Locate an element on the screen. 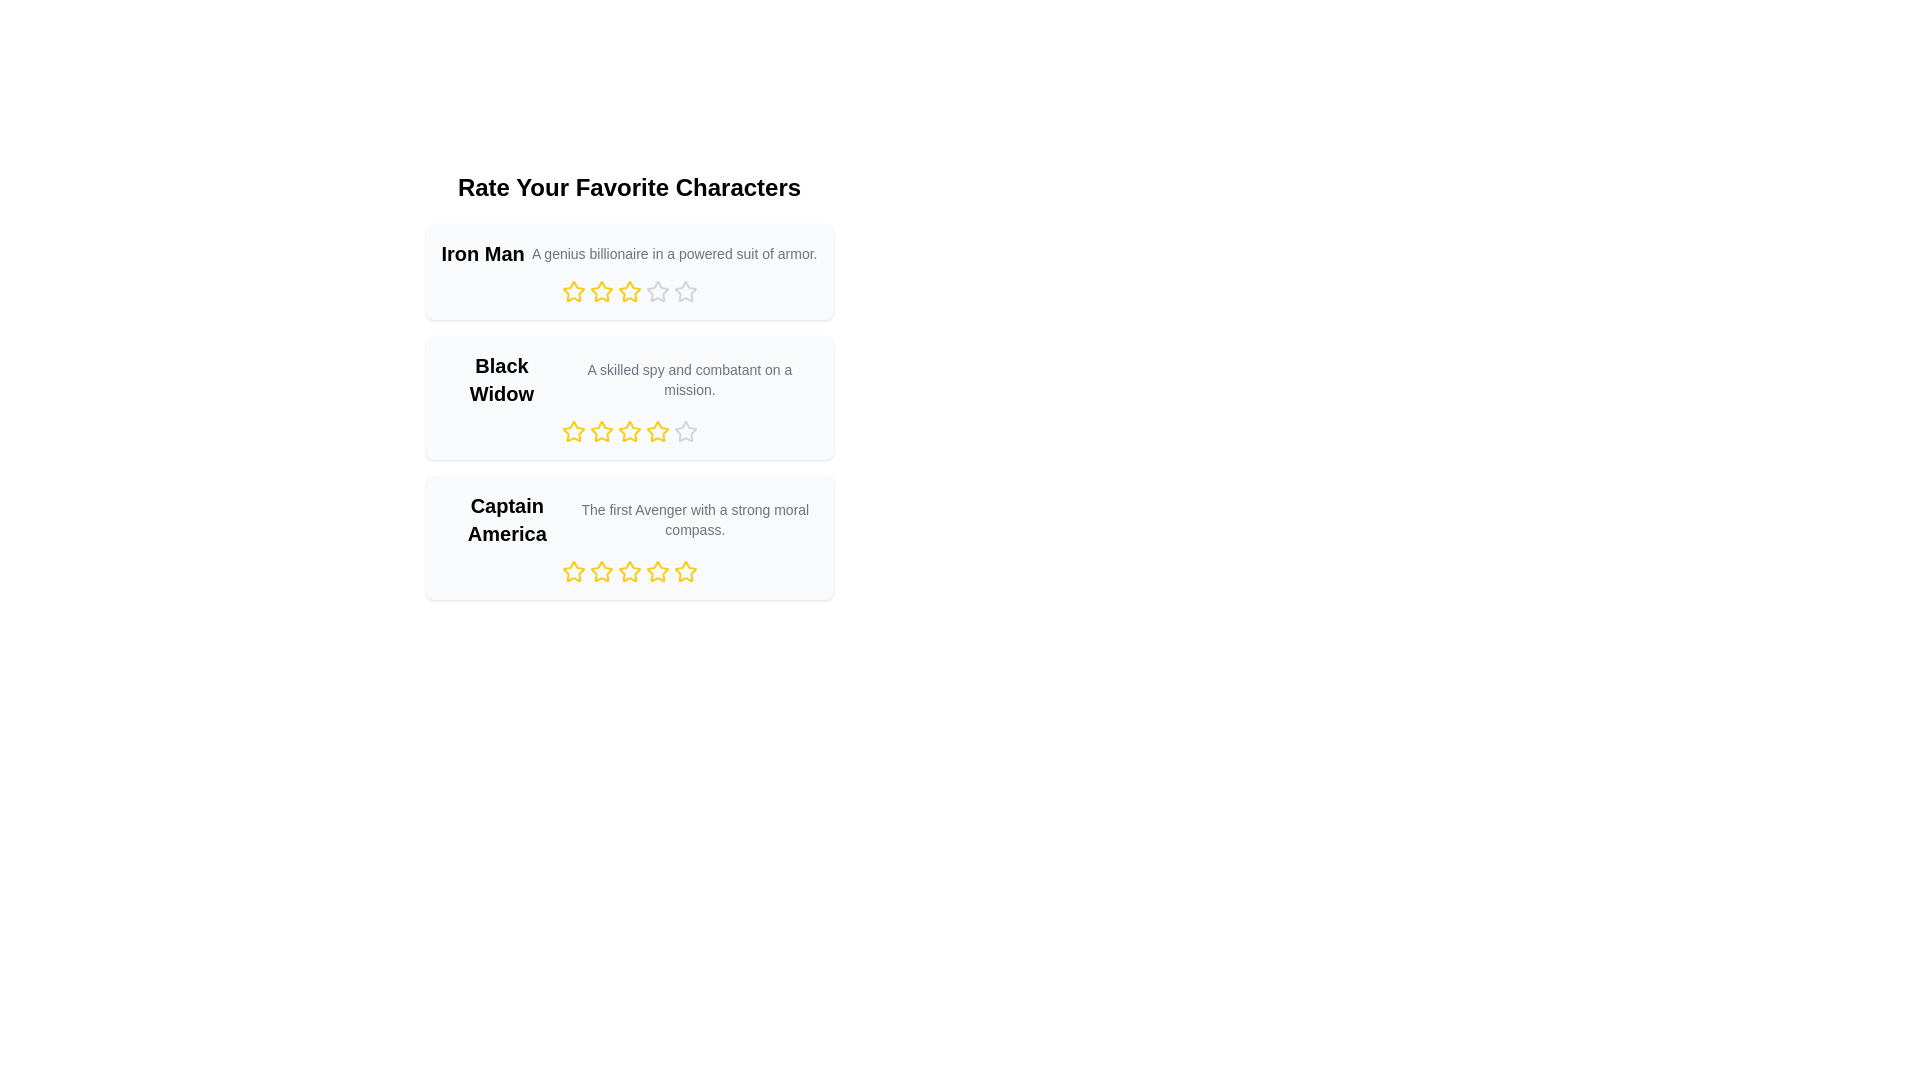 The image size is (1920, 1080). the fifth star-shaped rating button for 'Iron Man' is located at coordinates (685, 292).